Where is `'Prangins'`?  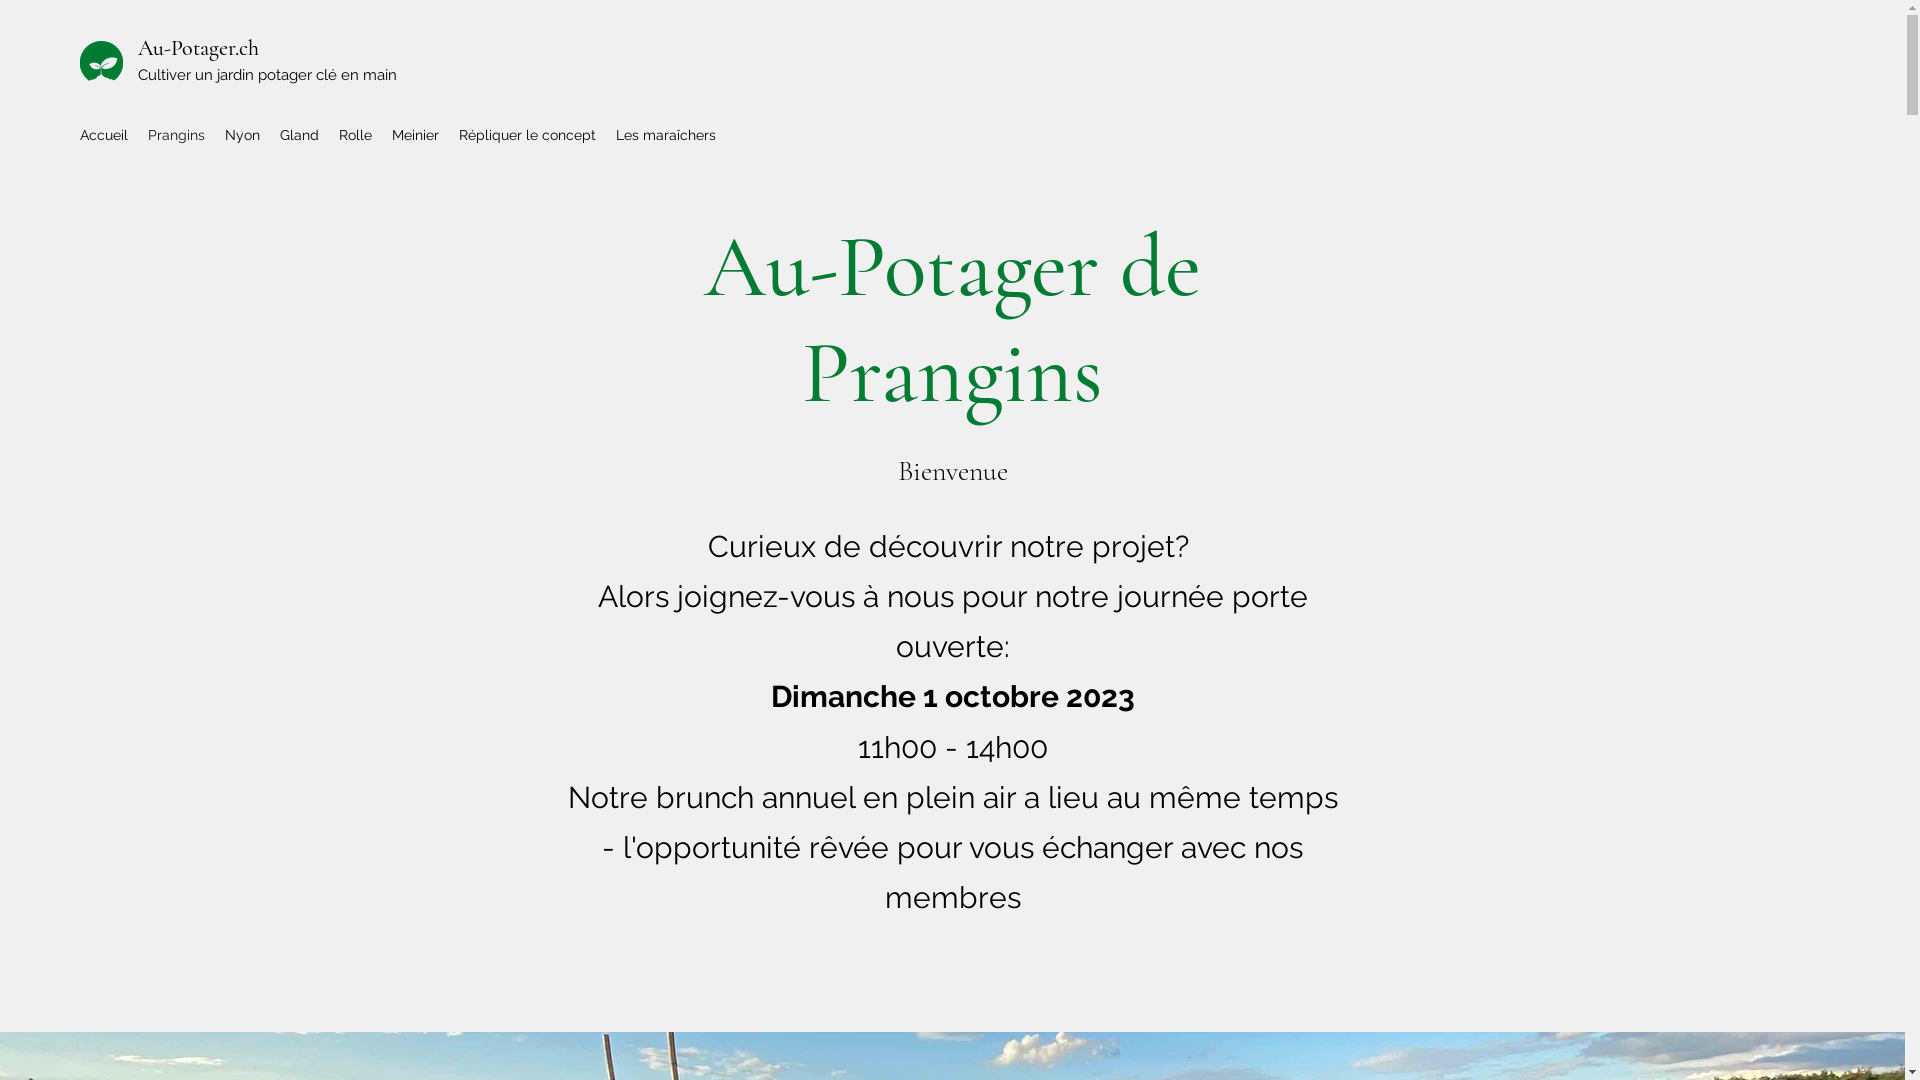 'Prangins' is located at coordinates (176, 135).